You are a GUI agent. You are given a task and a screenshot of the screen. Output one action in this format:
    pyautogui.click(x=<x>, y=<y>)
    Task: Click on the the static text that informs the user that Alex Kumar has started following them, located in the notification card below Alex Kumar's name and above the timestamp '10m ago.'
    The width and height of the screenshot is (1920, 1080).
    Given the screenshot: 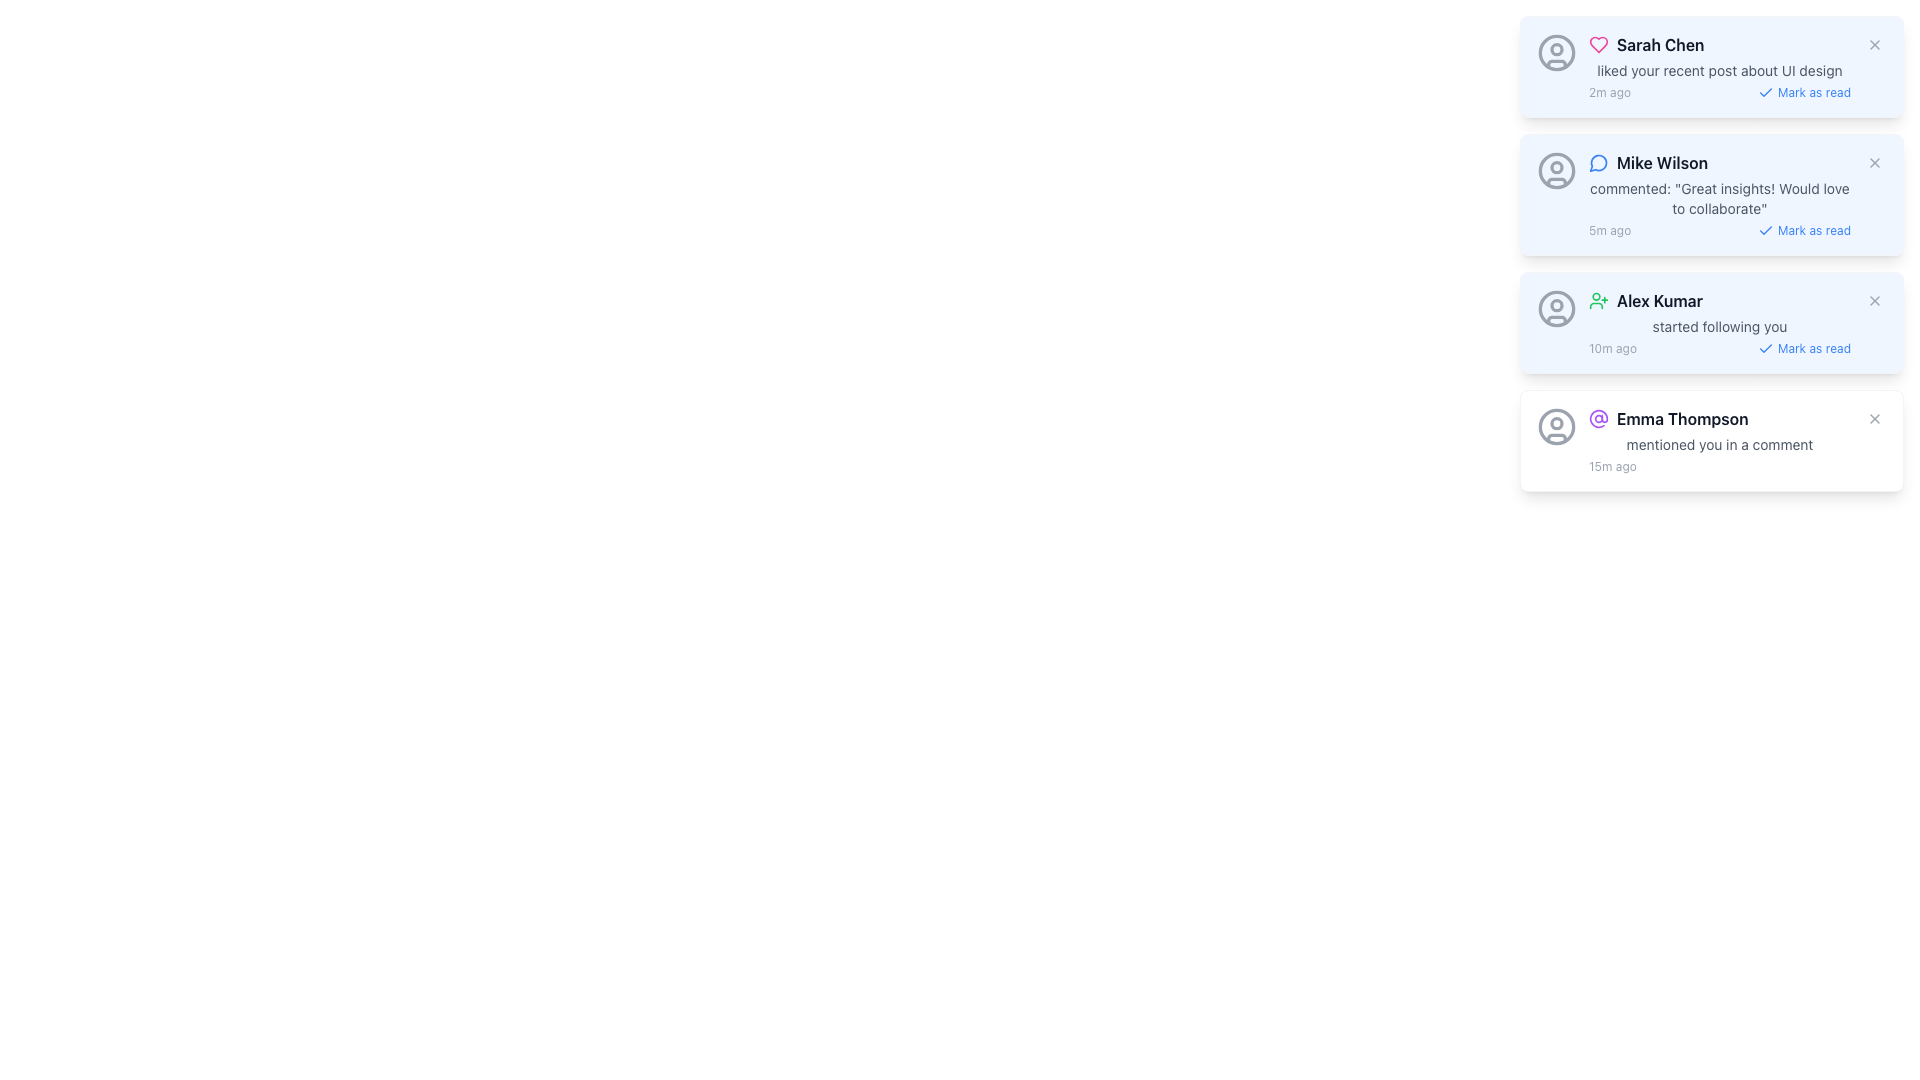 What is the action you would take?
    pyautogui.click(x=1718, y=326)
    